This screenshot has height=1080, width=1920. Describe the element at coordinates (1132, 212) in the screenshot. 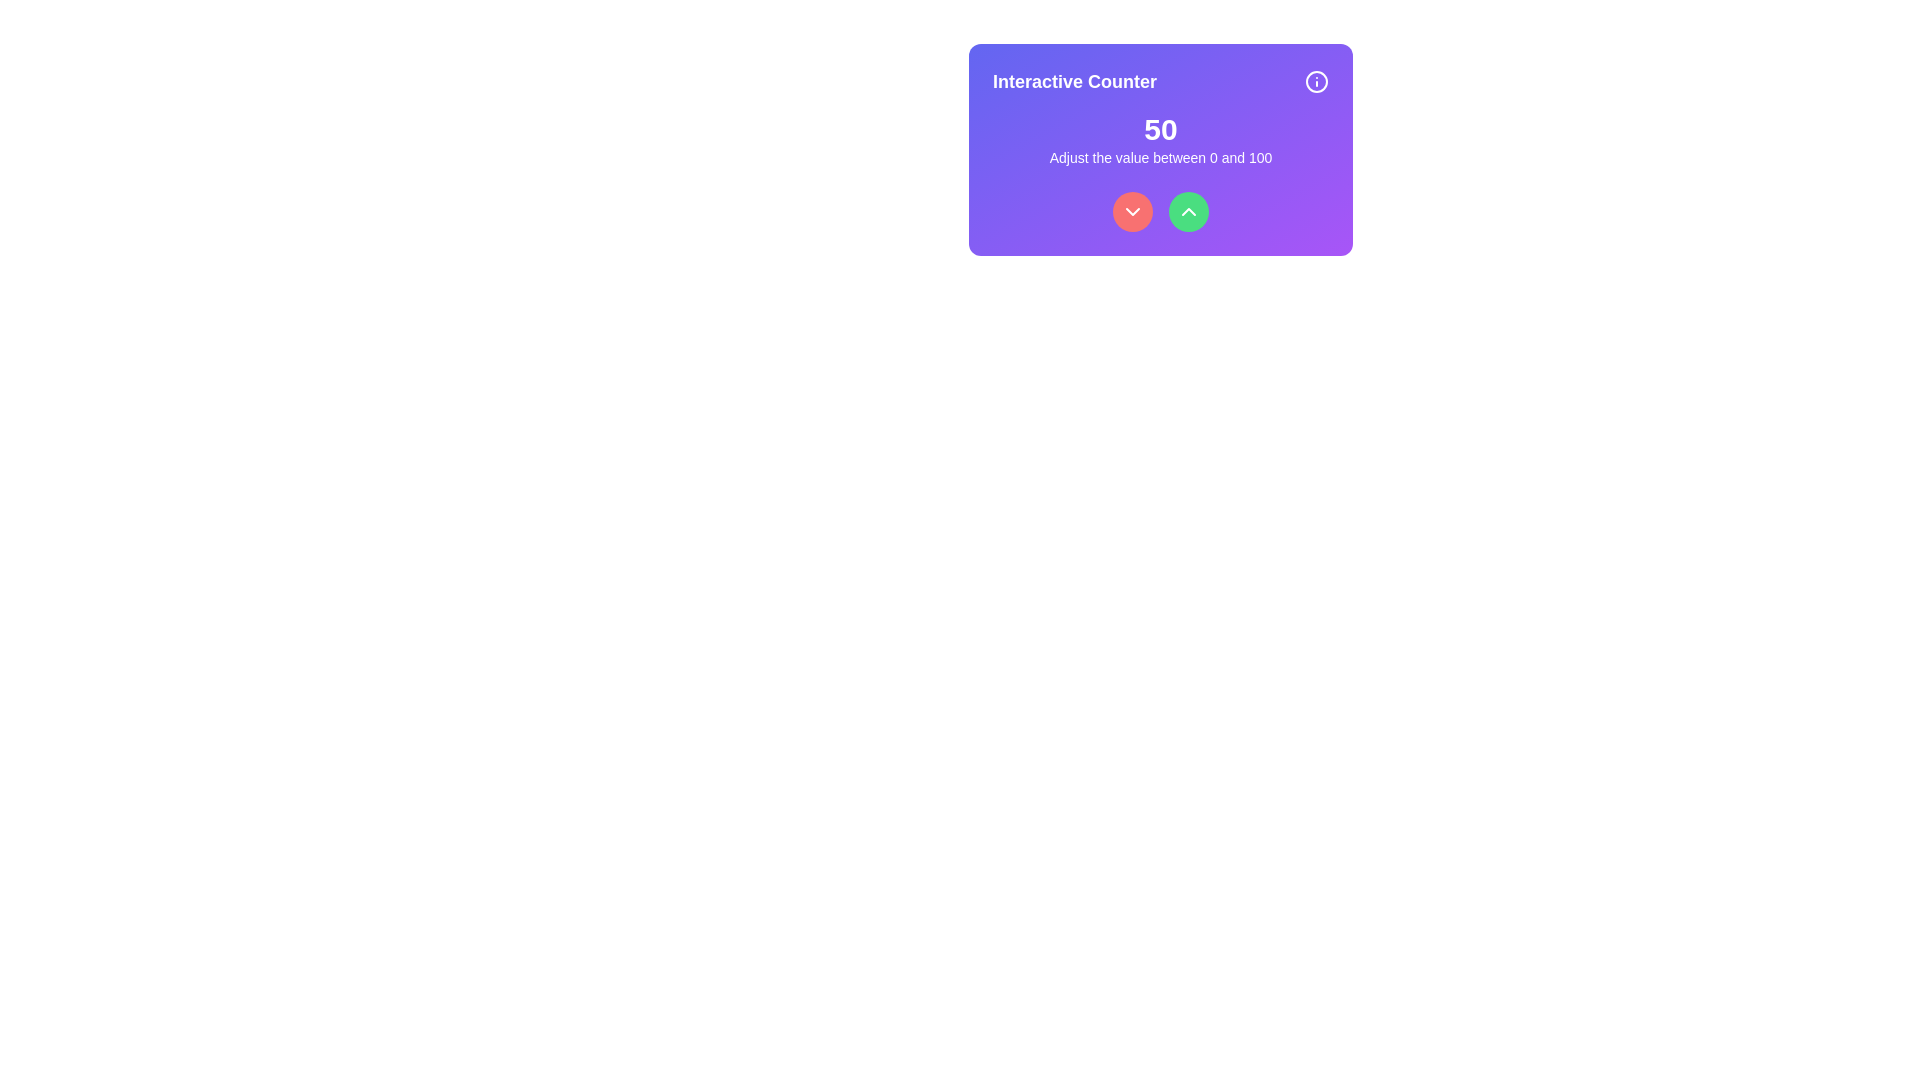

I see `the circular red button with a downward-facing chevron icon to decrease the value` at that location.